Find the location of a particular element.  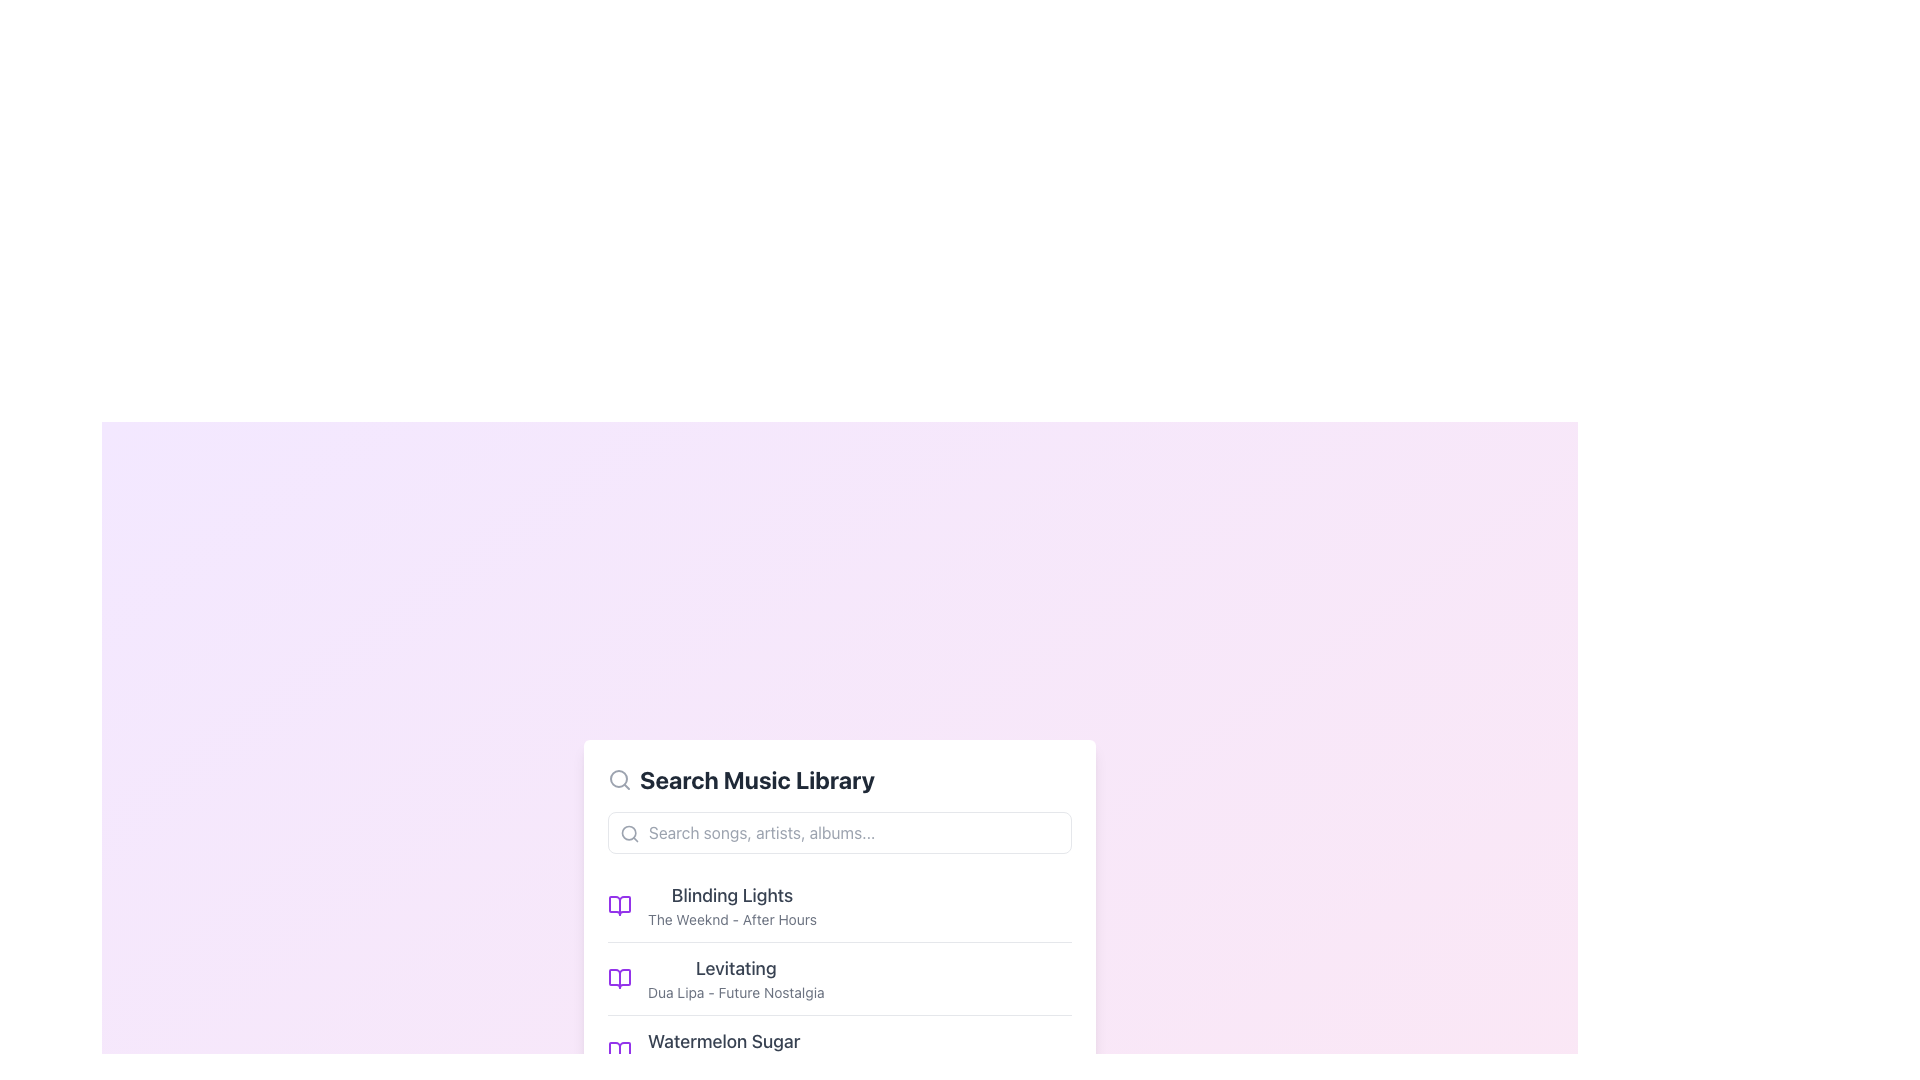

text content of the 'Blinding Lights' label, which is a bold title in medium gray color aligned to the left, located above 'The Weeknd - After Hours' is located at coordinates (731, 894).